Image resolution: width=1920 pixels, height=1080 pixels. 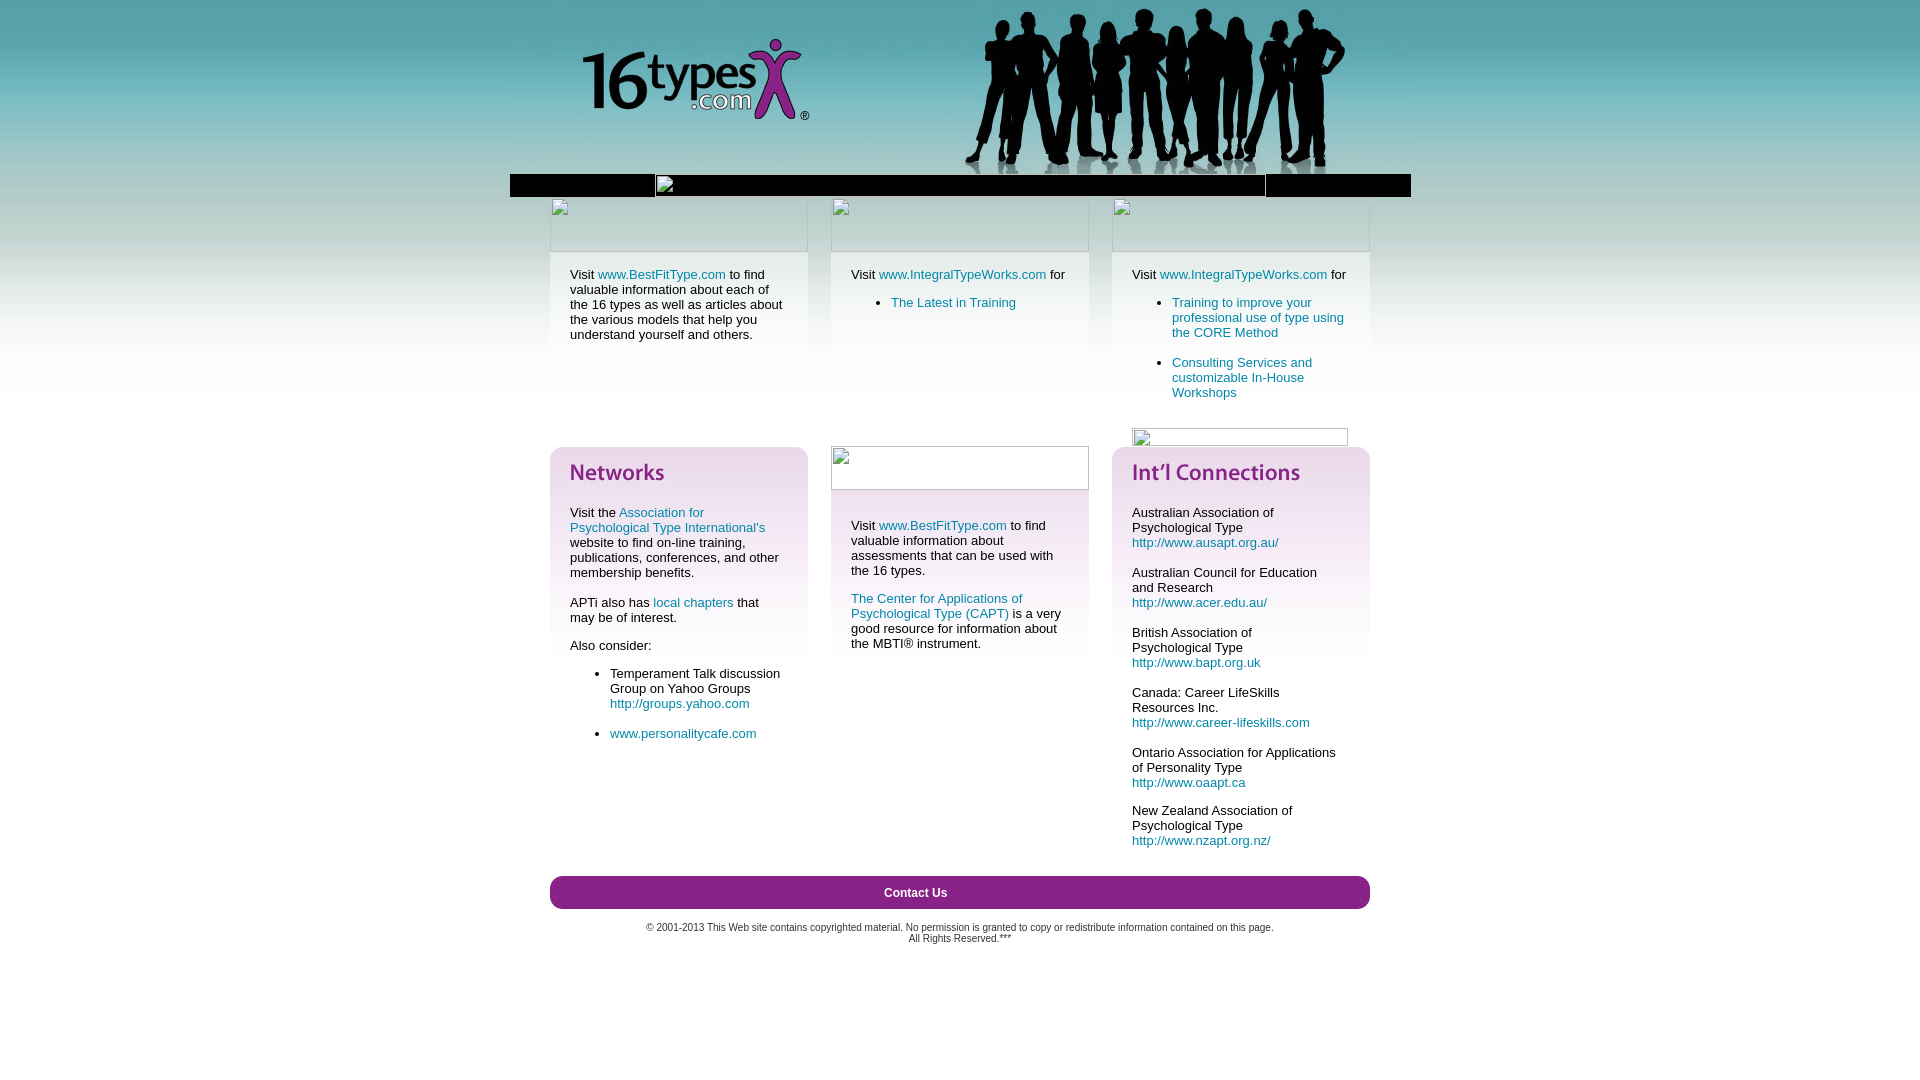 What do you see at coordinates (1204, 542) in the screenshot?
I see `'http://www.ausapt.org.au/'` at bounding box center [1204, 542].